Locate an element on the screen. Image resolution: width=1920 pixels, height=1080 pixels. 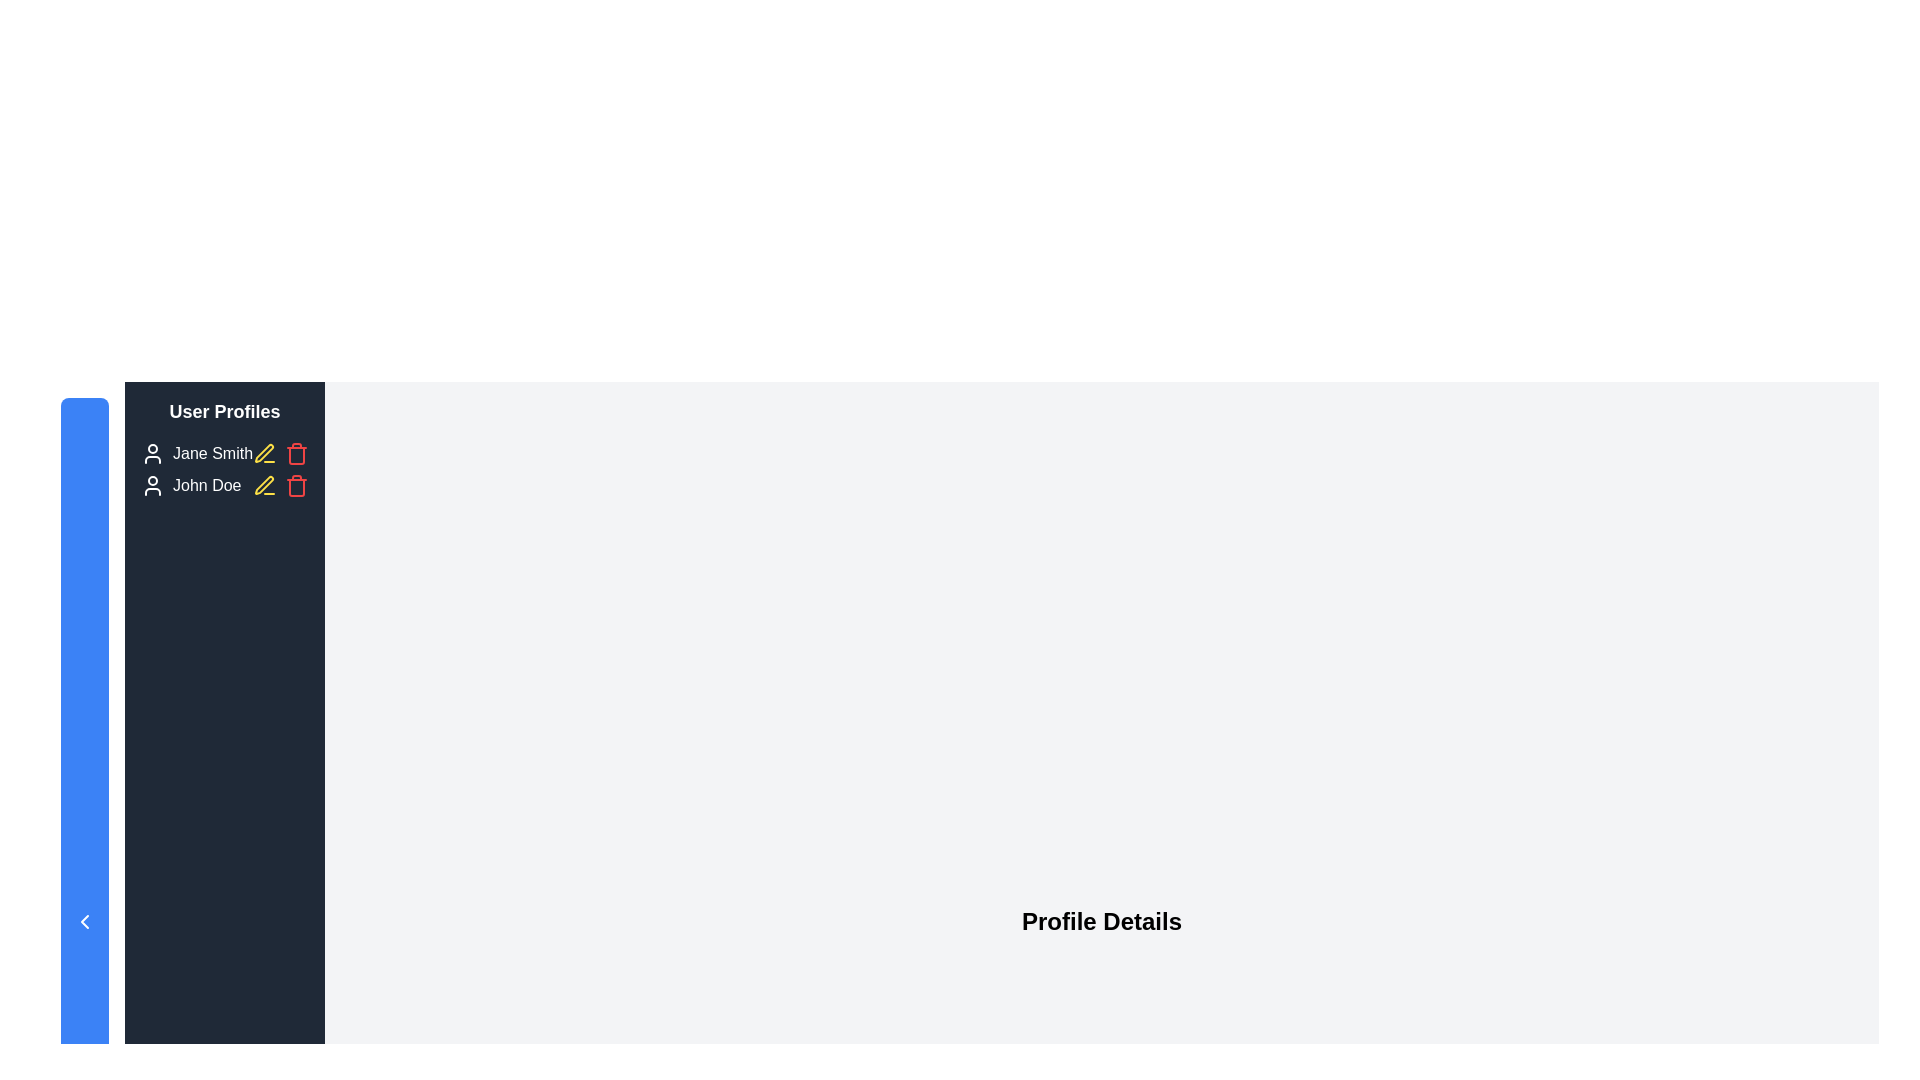
the section heading labeled 'User Profiles' to access adjacent interactive elements related to user profiles is located at coordinates (225, 411).